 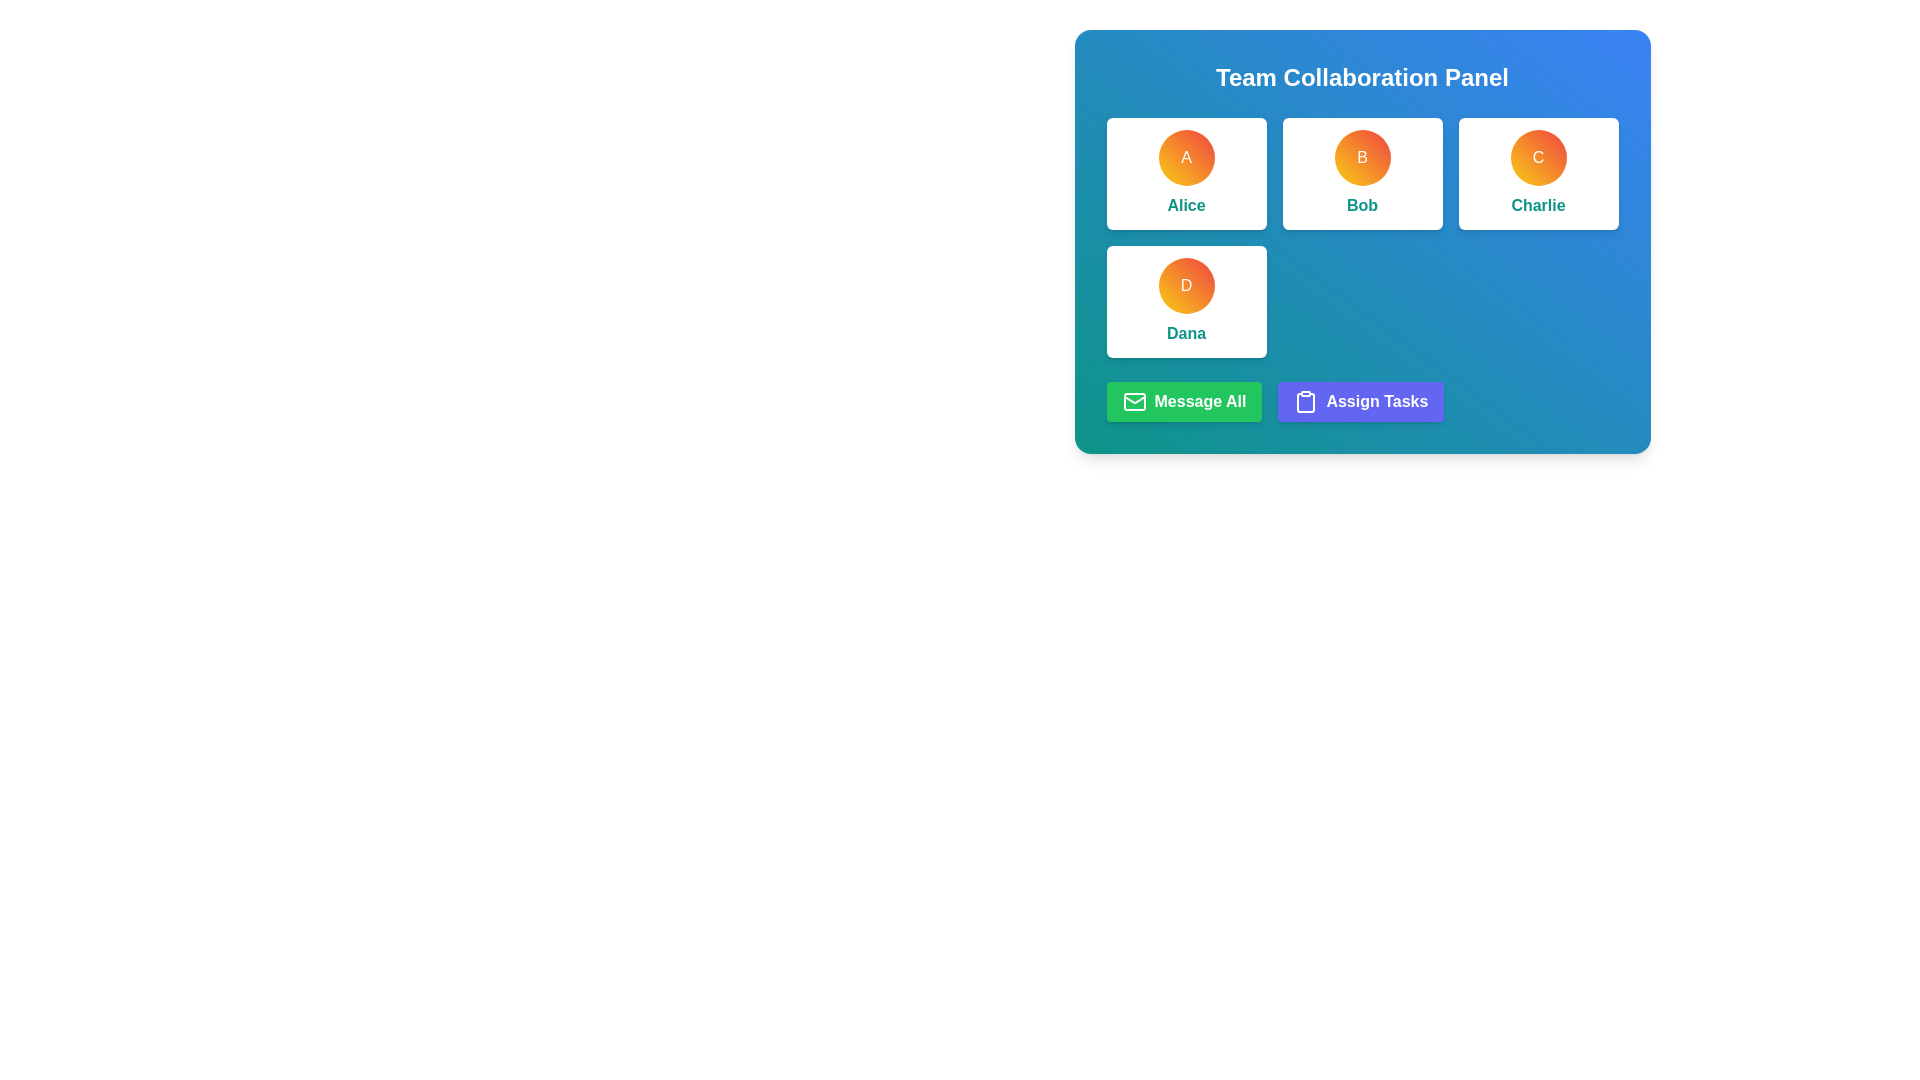 I want to click on the message sending icon located on the left part of the green rectangular button labeled 'Message All' in the bottom-left corner of the 'Team Collaboration Panel', so click(x=1134, y=401).